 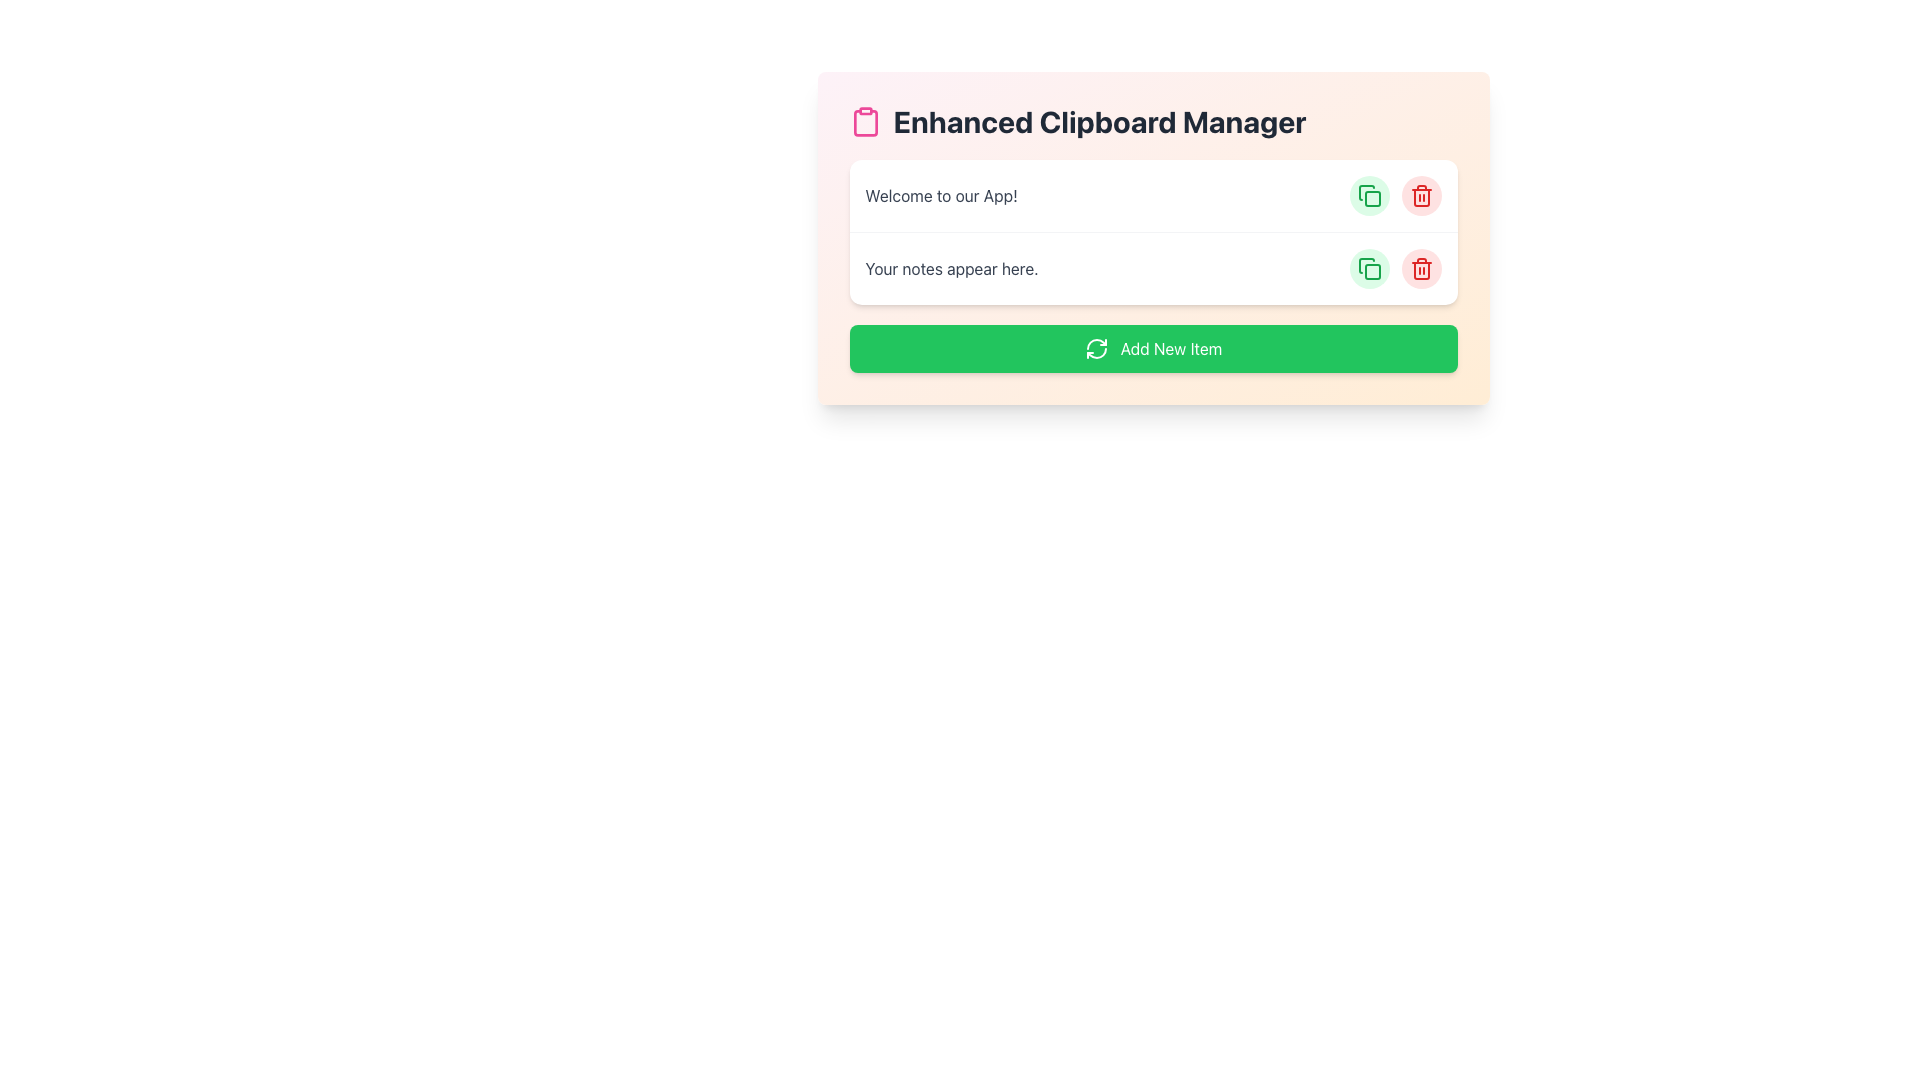 I want to click on the large green rectangular button labeled 'Add New Item' located at the bottom of the 'Enhanced Clipboard Manager' card, so click(x=1153, y=347).